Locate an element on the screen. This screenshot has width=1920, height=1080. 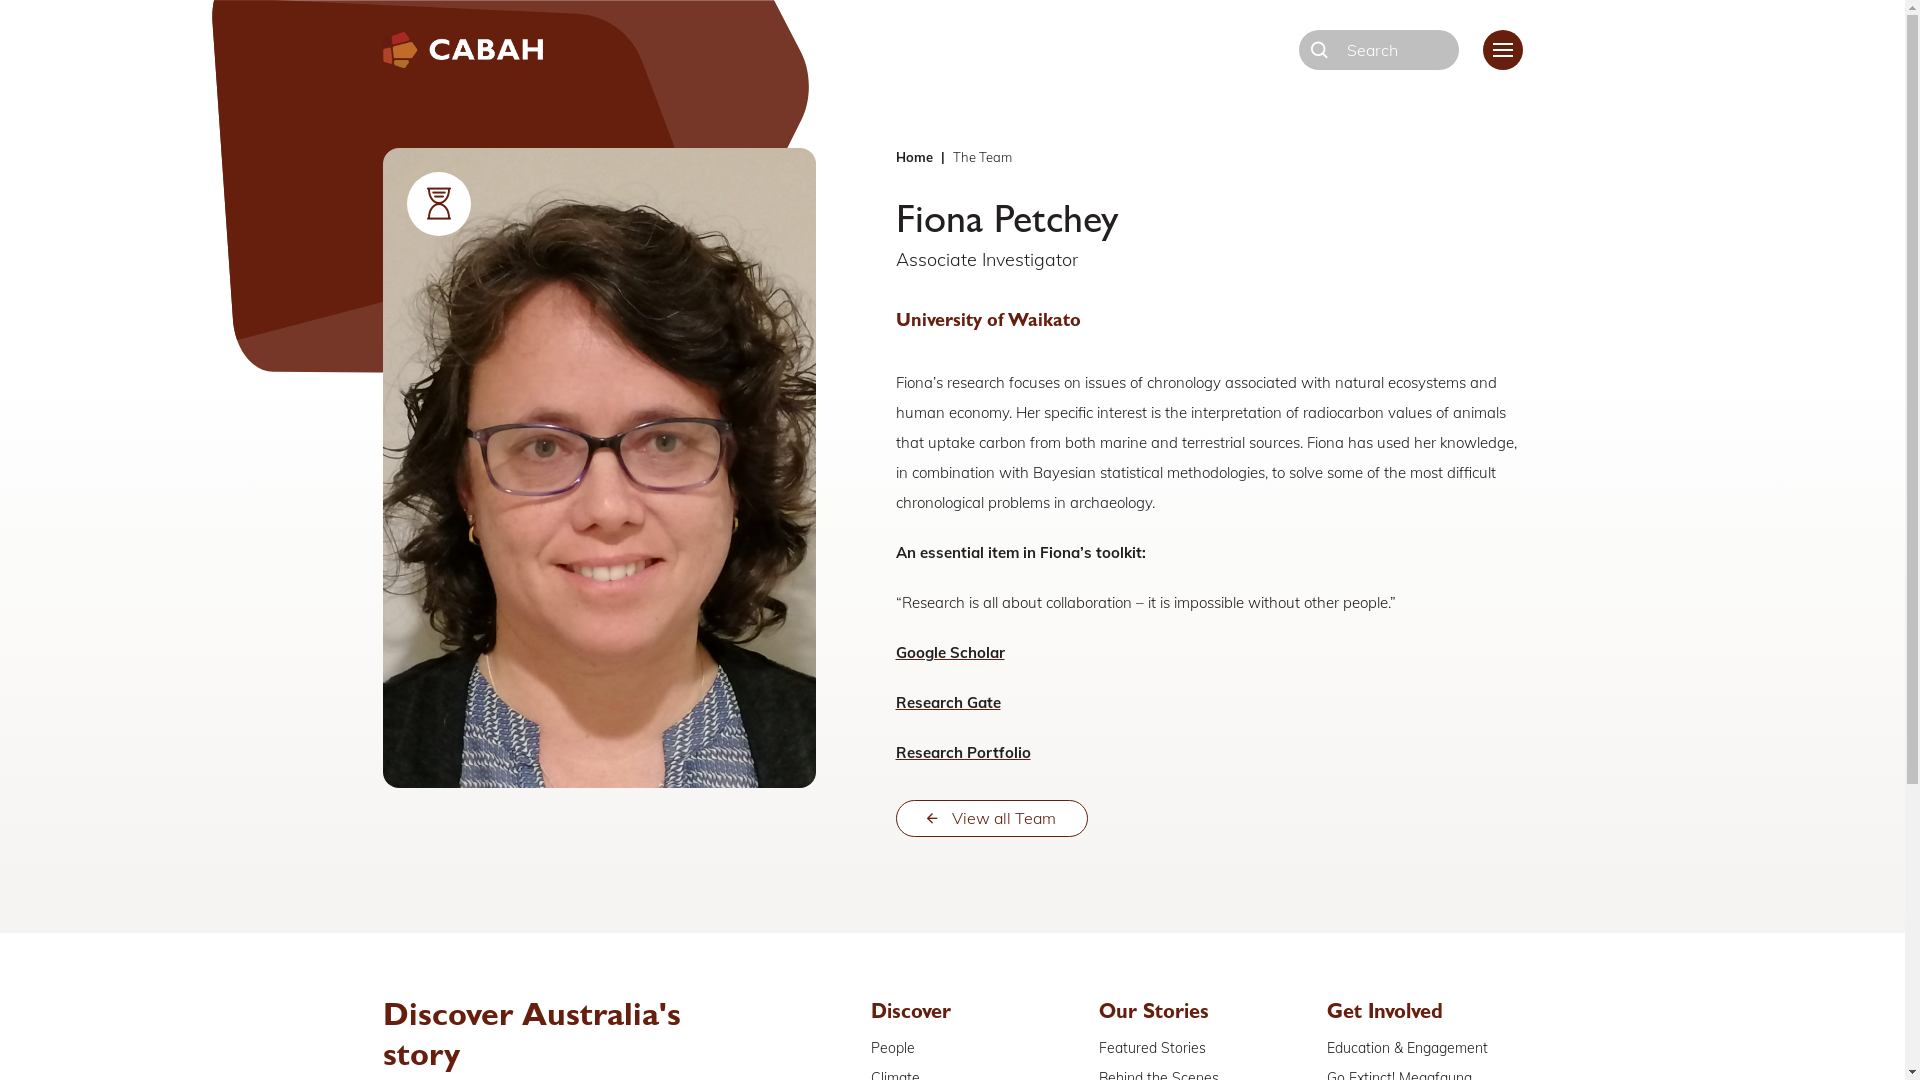
'Home' is located at coordinates (913, 156).